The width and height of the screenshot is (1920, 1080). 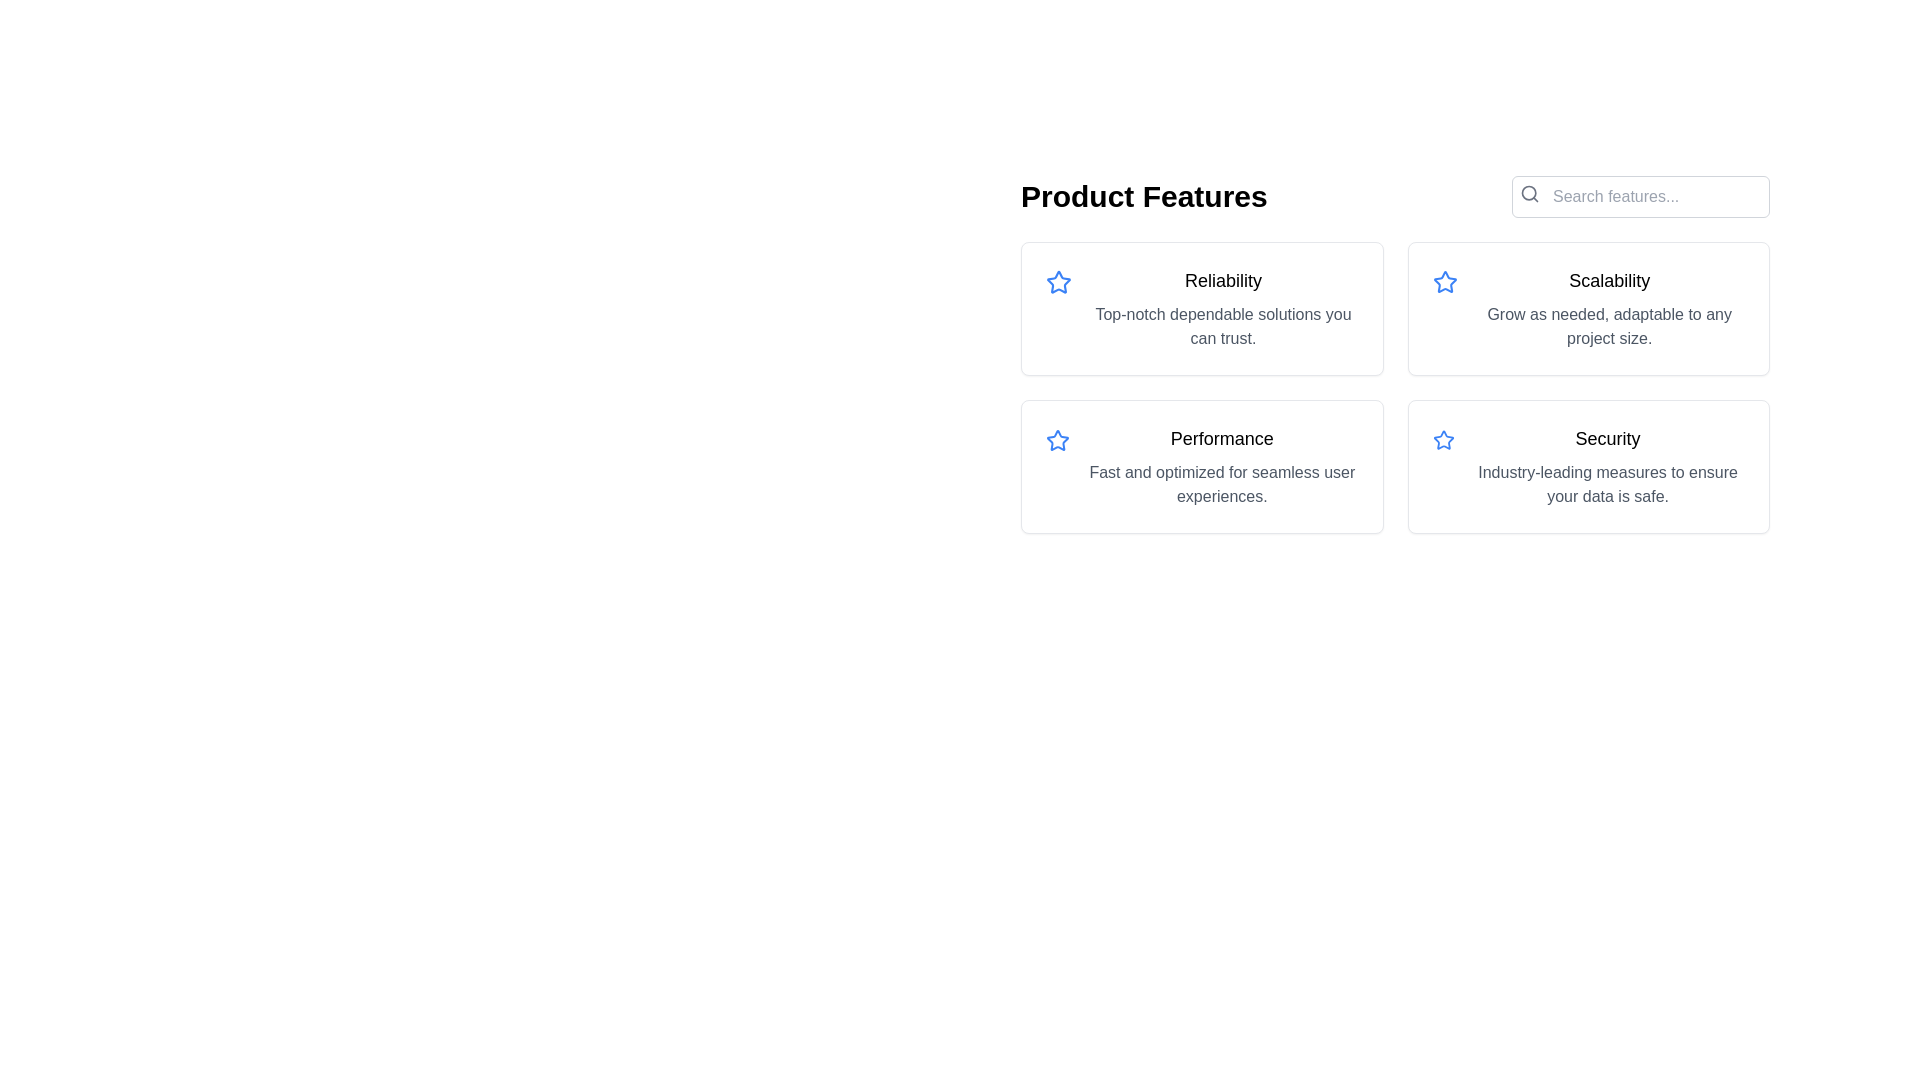 What do you see at coordinates (1221, 485) in the screenshot?
I see `static text displaying gray text that reads 'Fast and optimized for seamless user experiences.' positioned beneath the heading 'Performance.'` at bounding box center [1221, 485].